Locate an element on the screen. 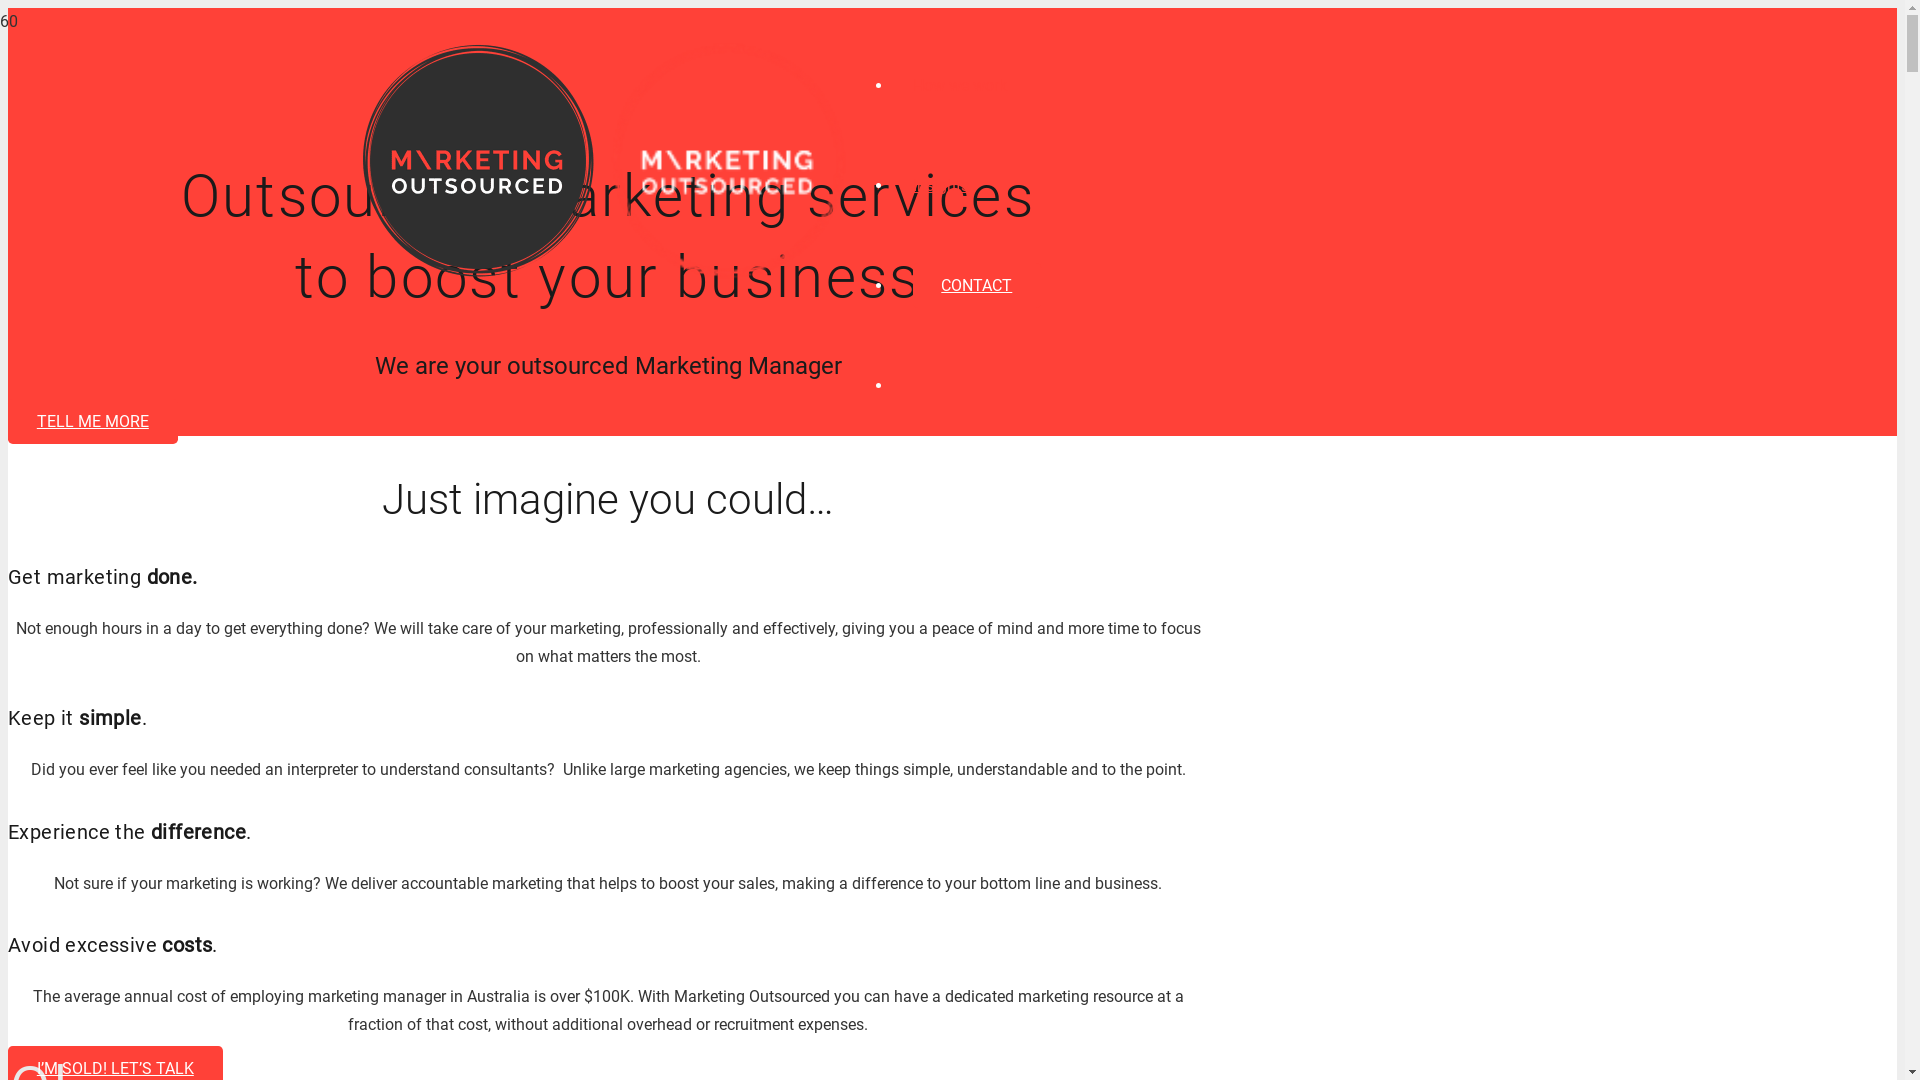 The width and height of the screenshot is (1920, 1080). 'How we work' is located at coordinates (958, 84).